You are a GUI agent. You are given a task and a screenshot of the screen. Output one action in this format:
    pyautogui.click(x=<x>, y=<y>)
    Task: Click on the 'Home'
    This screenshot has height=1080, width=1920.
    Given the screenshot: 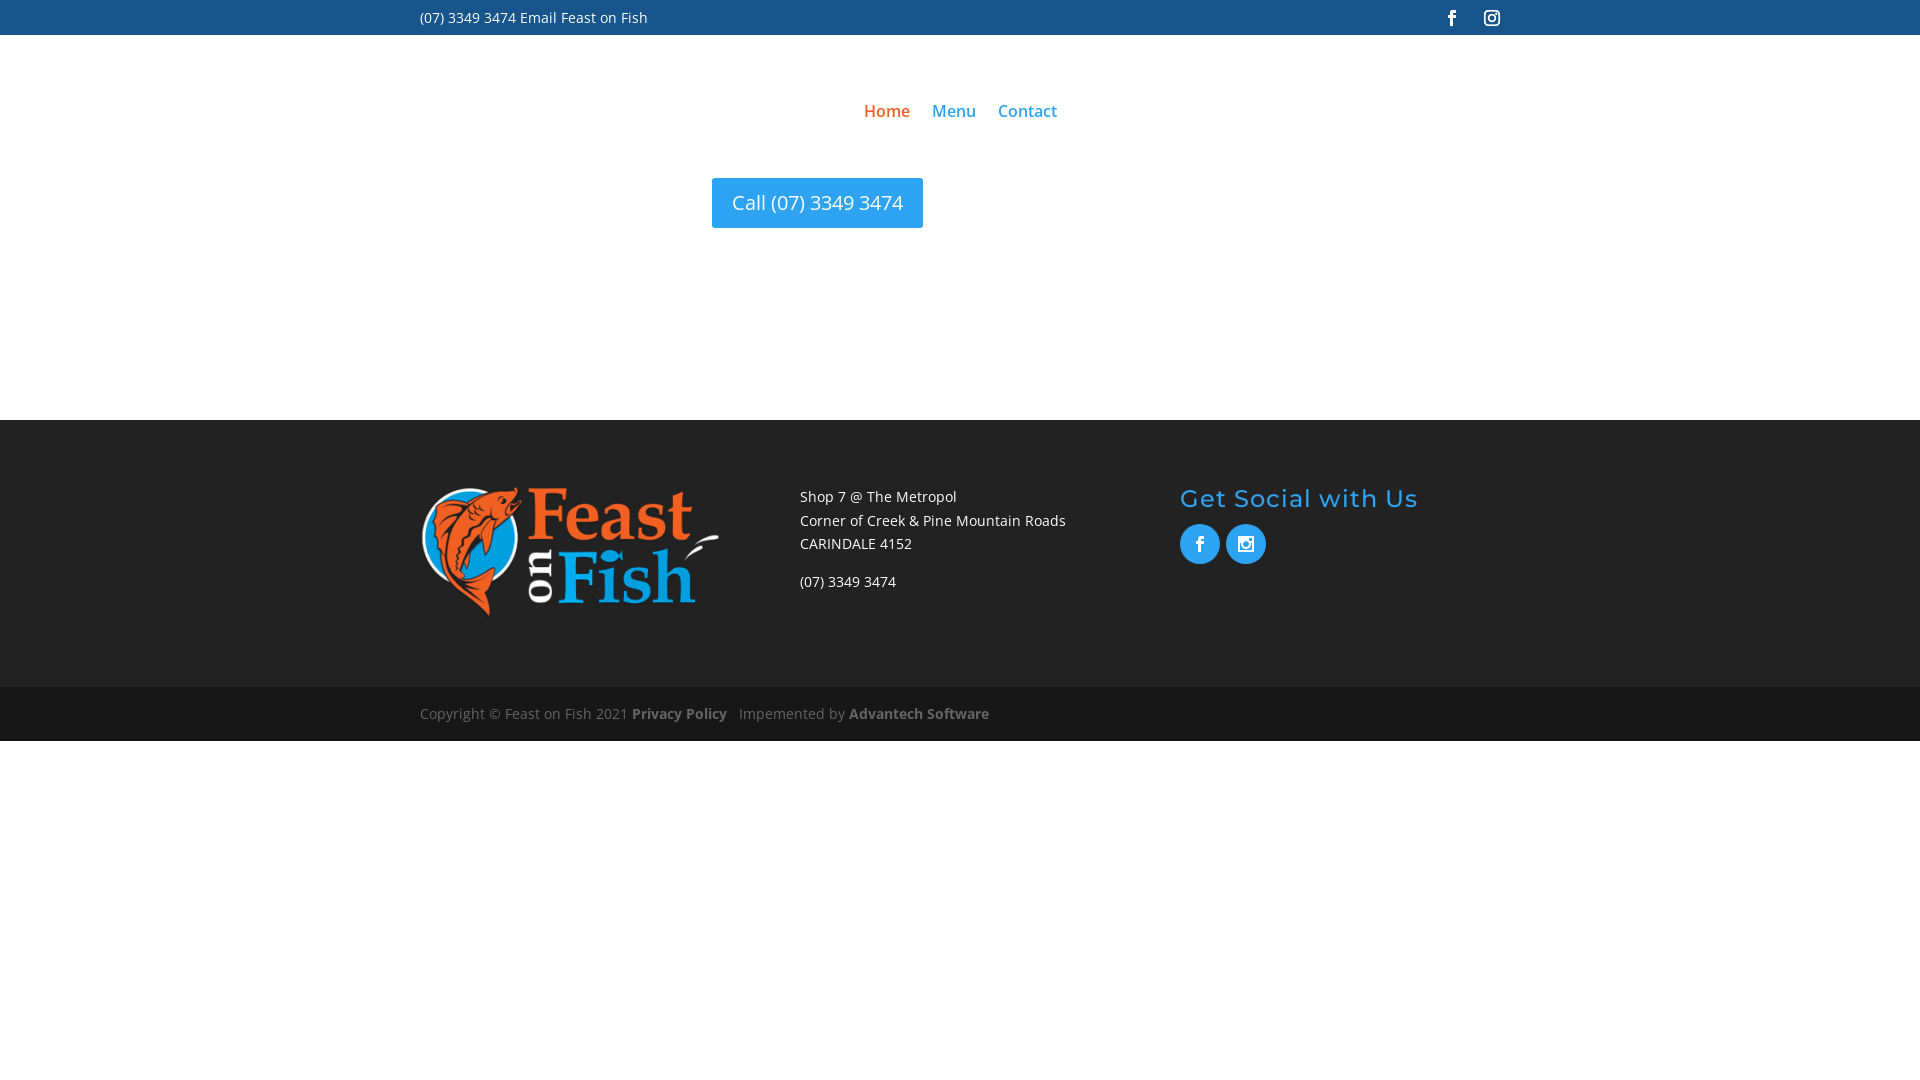 What is the action you would take?
    pyautogui.click(x=886, y=111)
    